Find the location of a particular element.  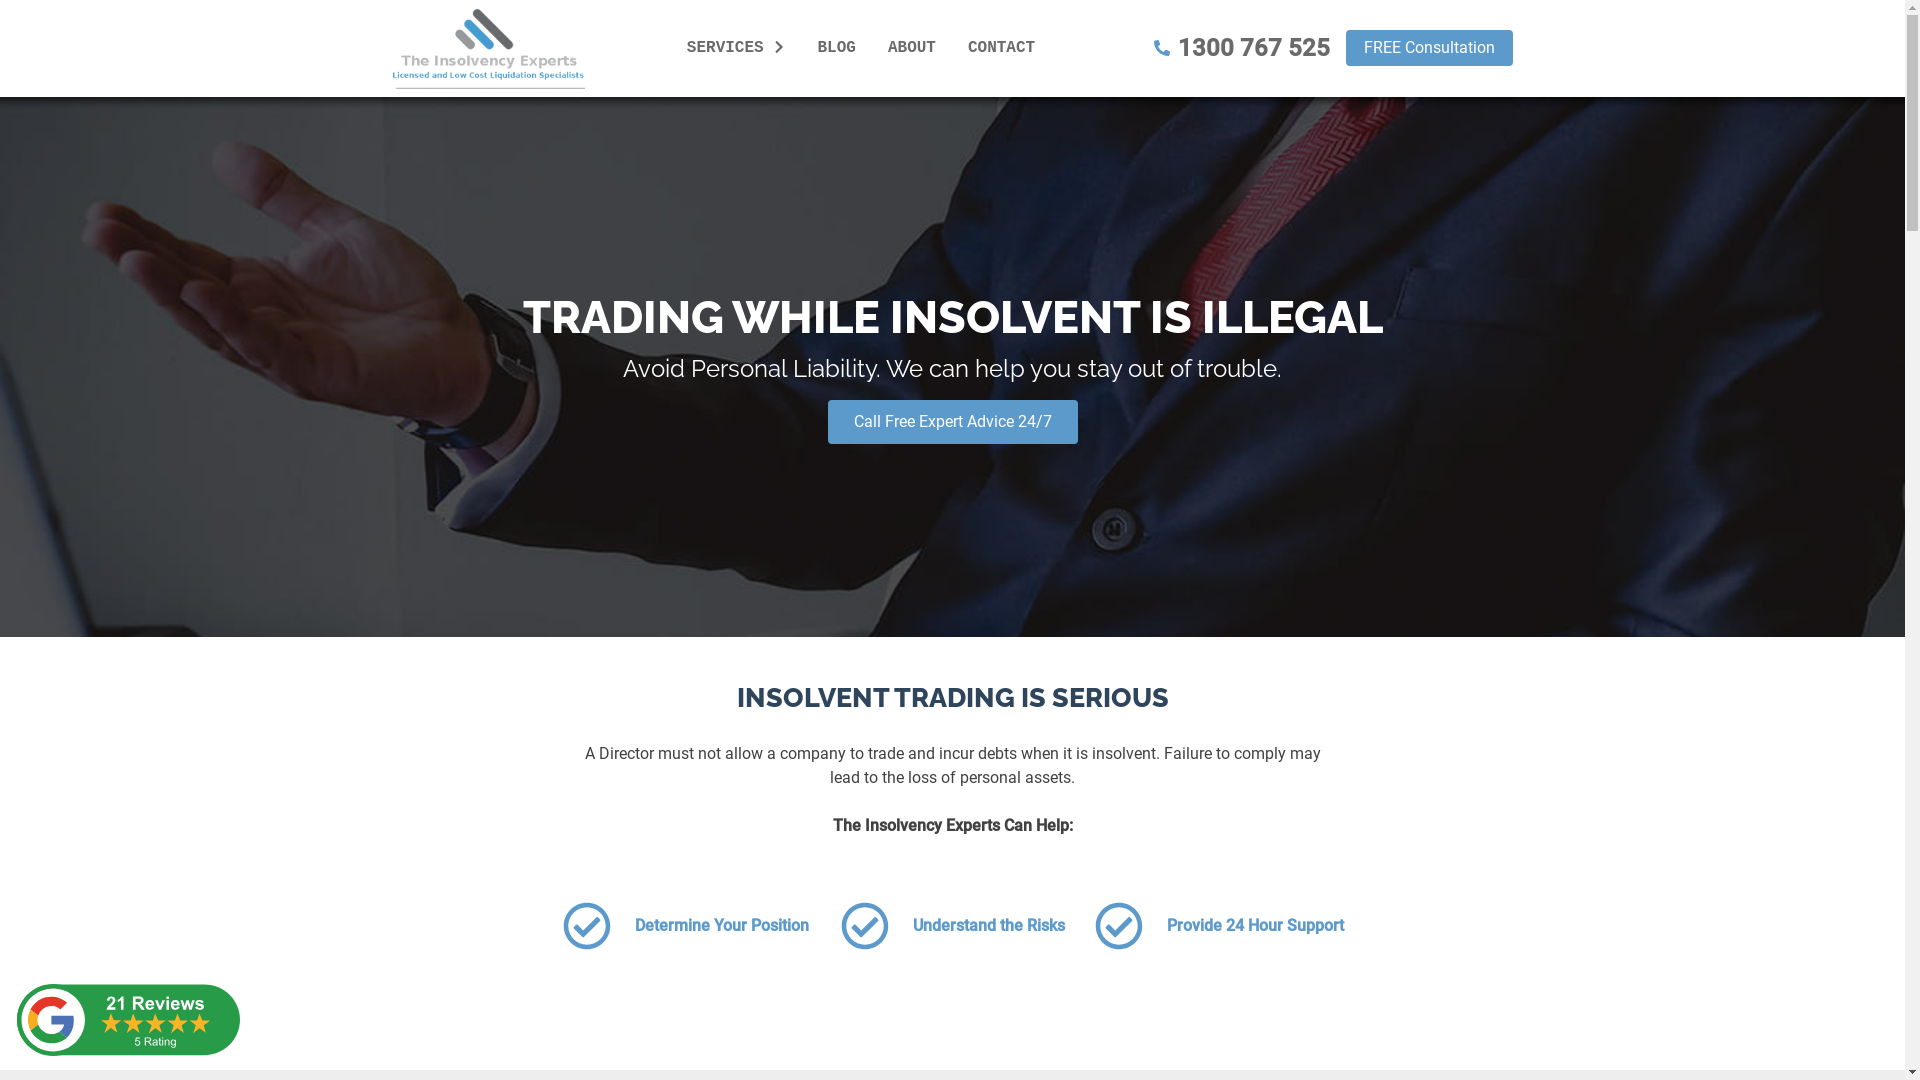

'1300 767 525' is located at coordinates (1241, 46).